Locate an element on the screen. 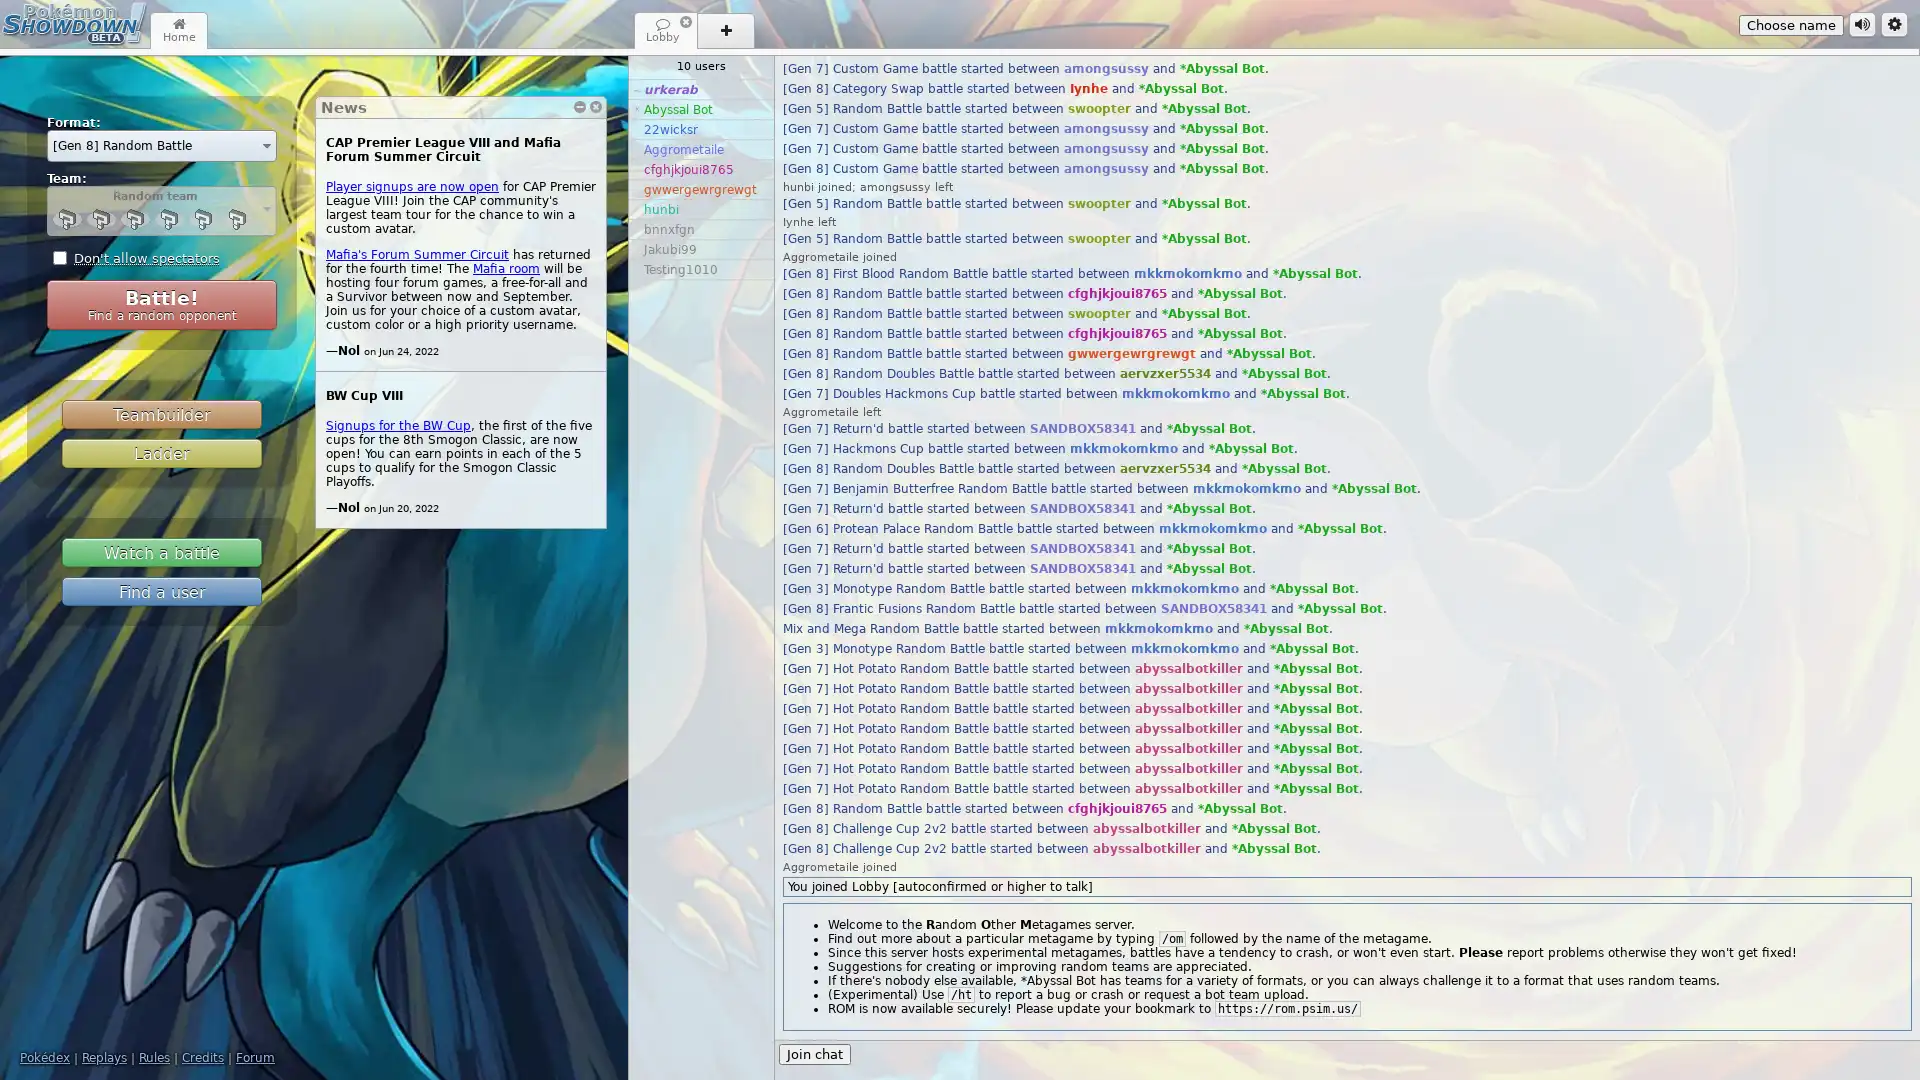  gwwergewrgrewgt is located at coordinates (701, 189).